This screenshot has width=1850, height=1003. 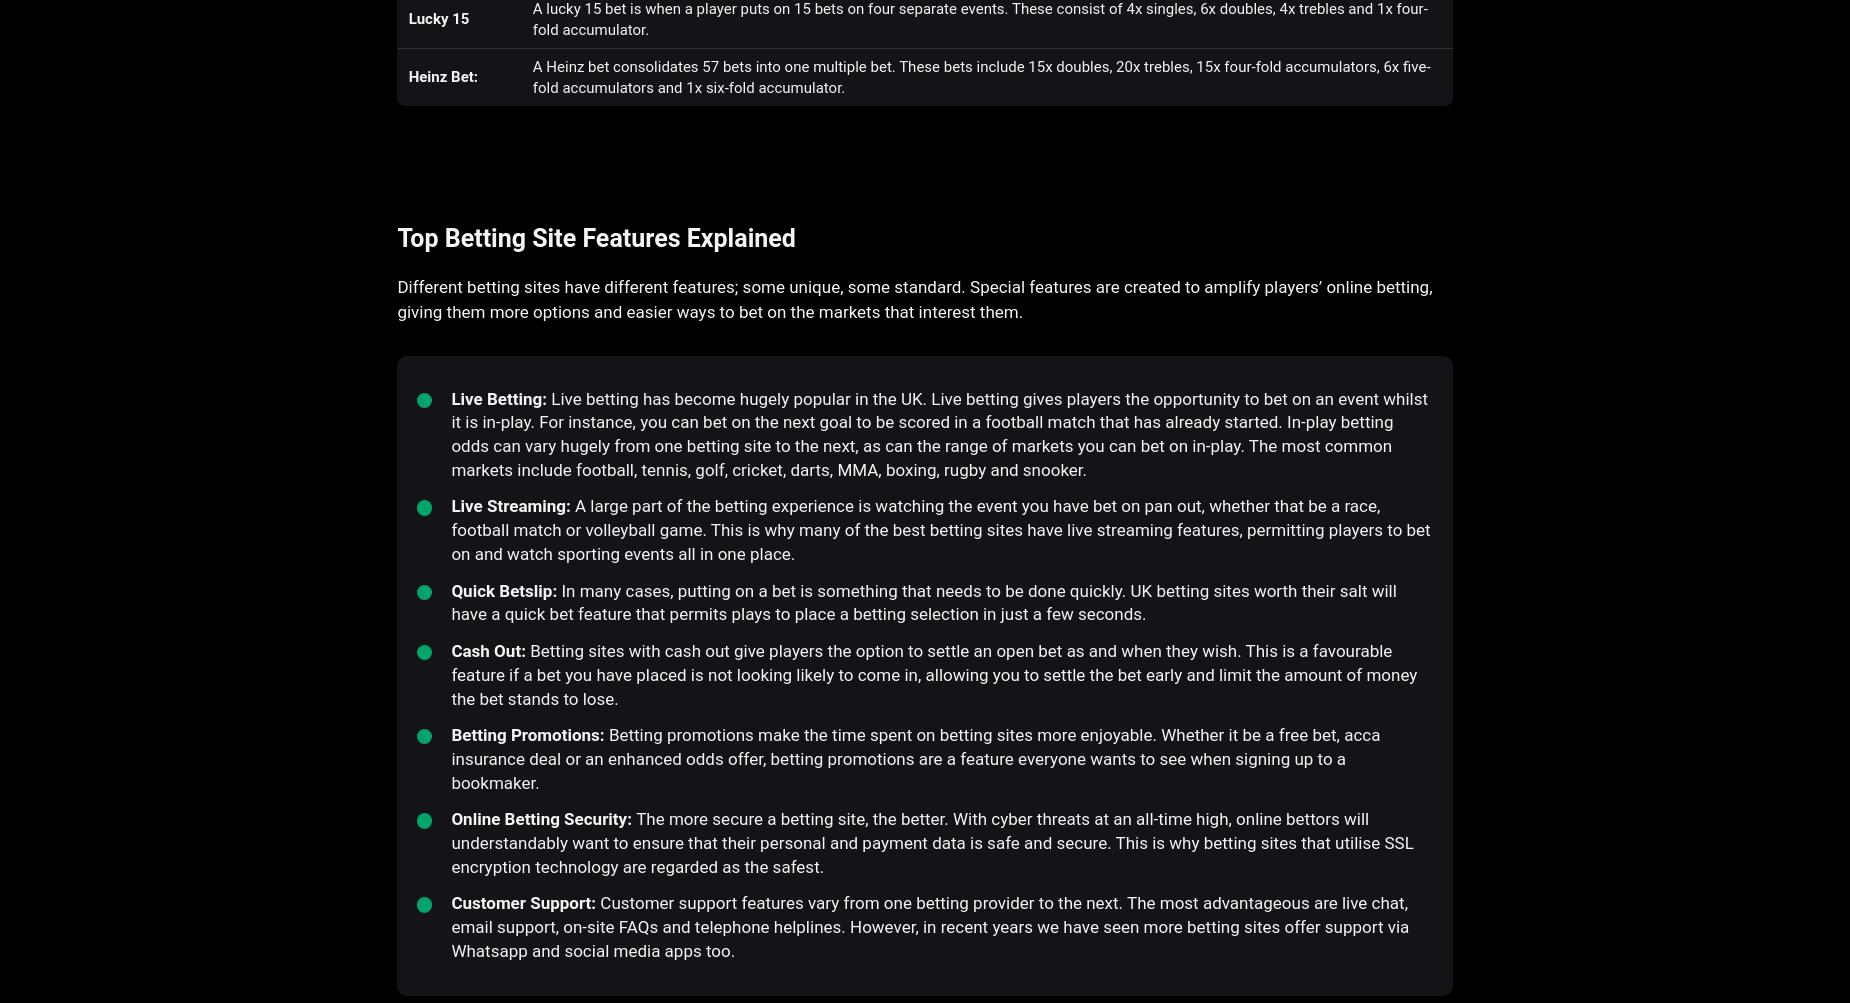 I want to click on 'Betting sites with cash out give players the option to settle an open bet as and when they wish. This is a favourable feature if a bet you have placed is not looking likely to come in, allowing you to settle the bet early and limit the amount of money the bet stands to lose.', so click(x=450, y=674).